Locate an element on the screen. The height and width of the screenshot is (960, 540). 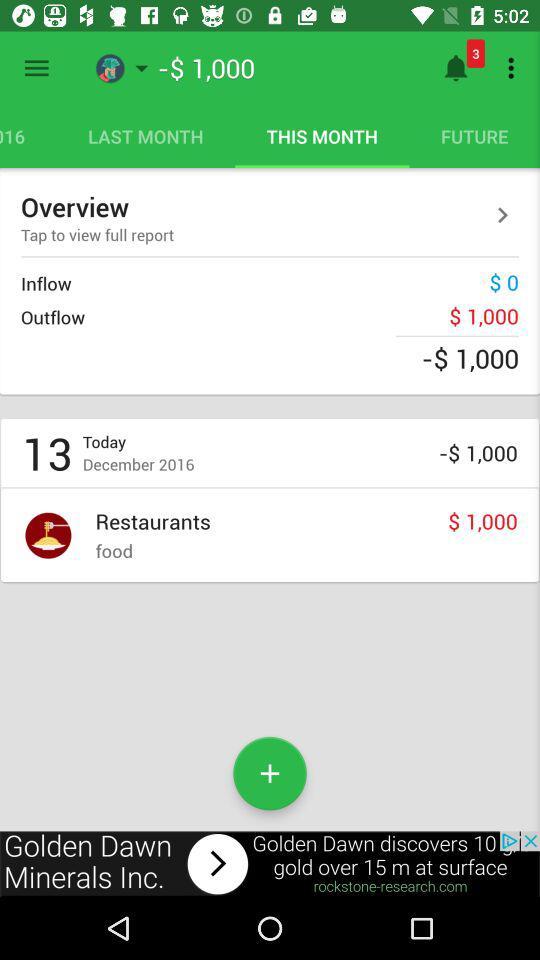
the plus symbol in green color is located at coordinates (270, 772).